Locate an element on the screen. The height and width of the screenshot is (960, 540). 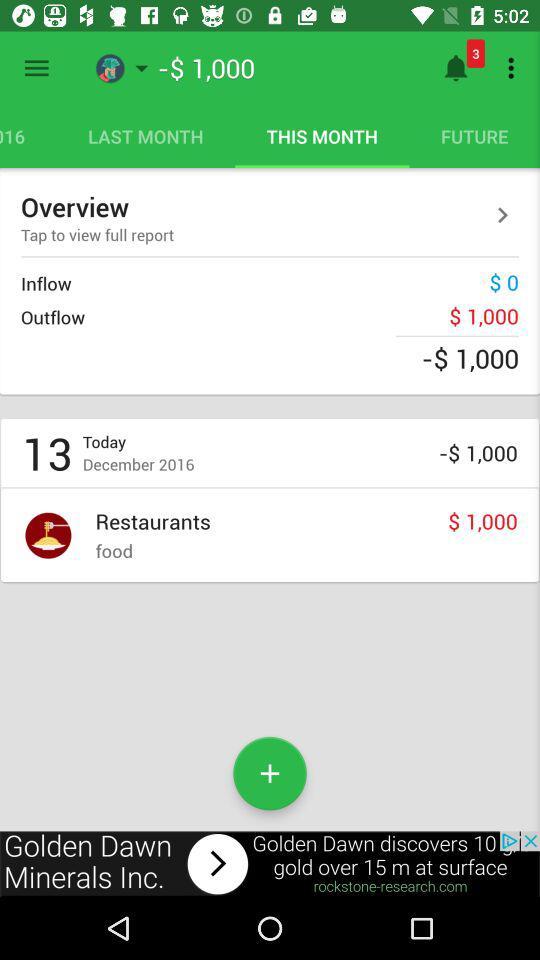
the plus symbol in green color is located at coordinates (270, 772).